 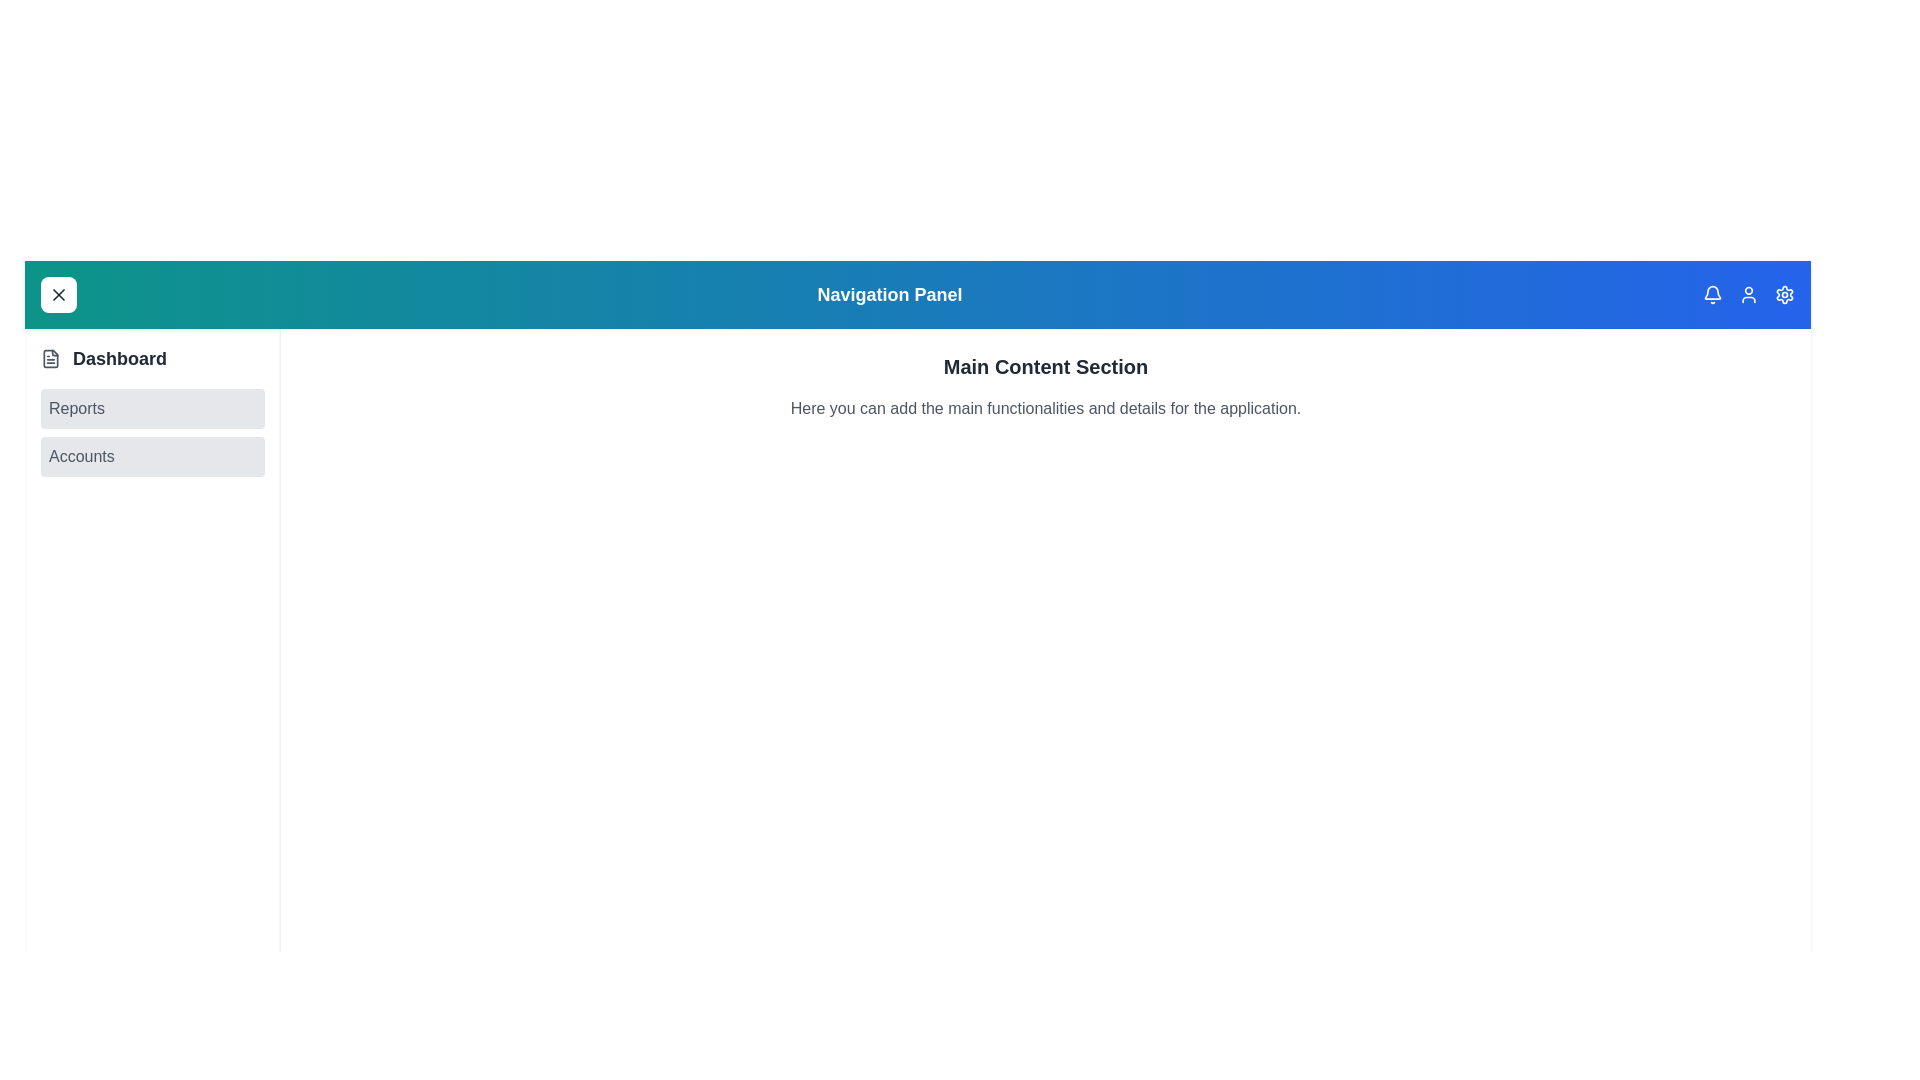 What do you see at coordinates (58, 294) in the screenshot?
I see `the close button located in the top left corner of the navigation bar, which is styled with a gradient from teal to blue` at bounding box center [58, 294].